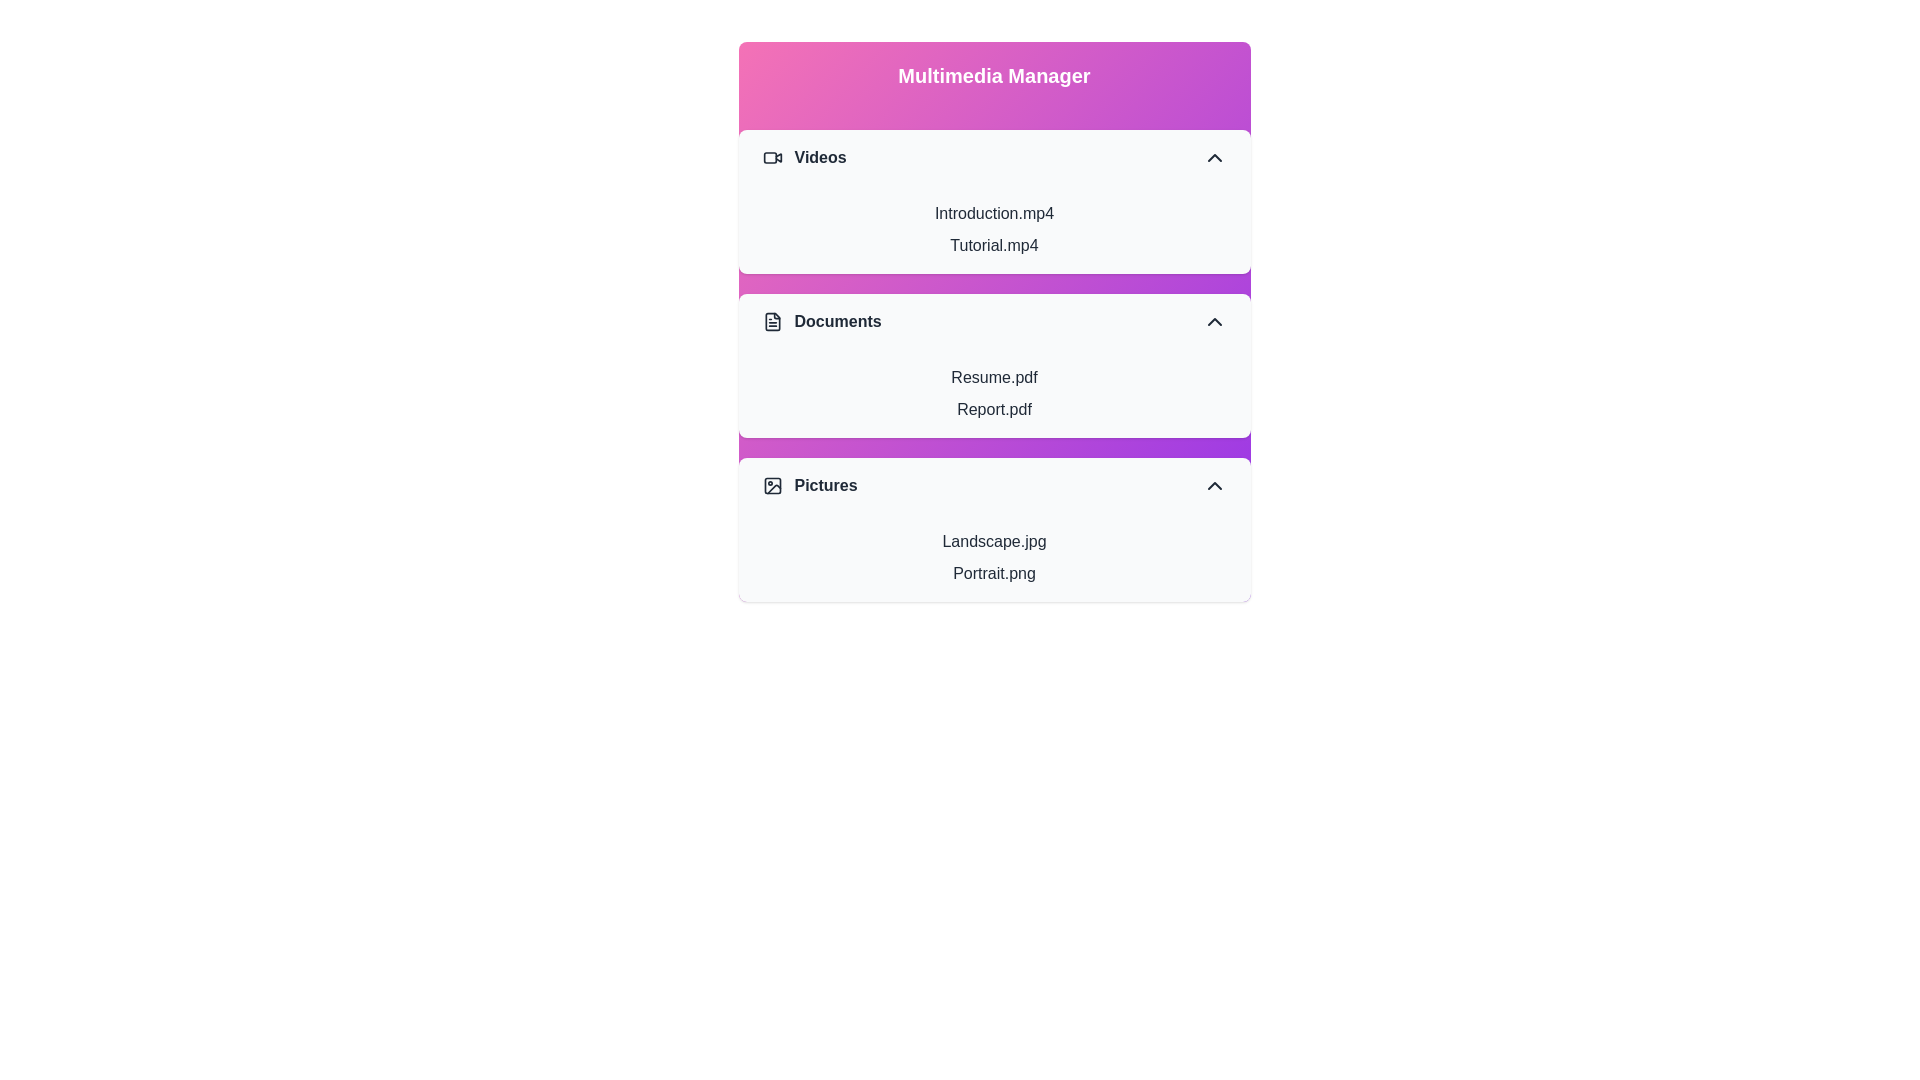  What do you see at coordinates (994, 213) in the screenshot?
I see `the item Introduction.mp4 within the section Videos` at bounding box center [994, 213].